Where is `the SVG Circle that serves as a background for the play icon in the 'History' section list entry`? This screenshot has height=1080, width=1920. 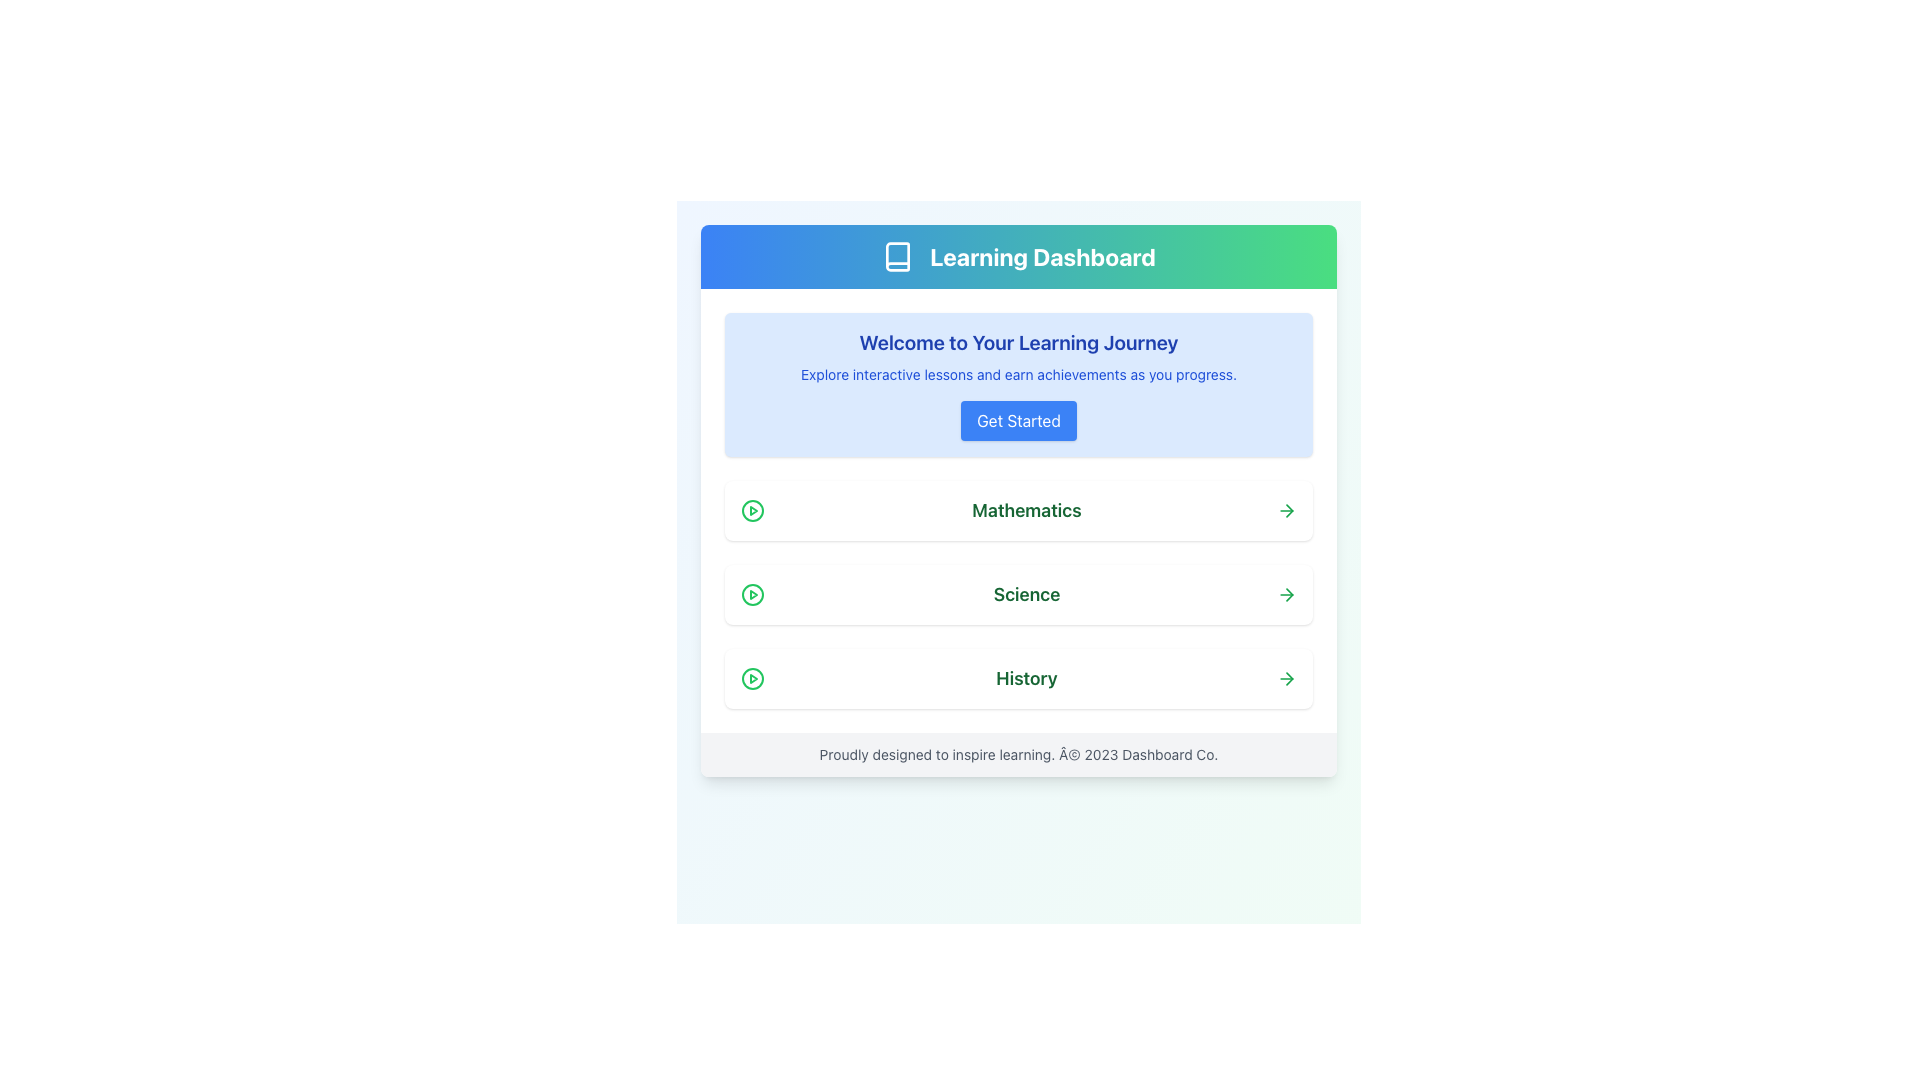 the SVG Circle that serves as a background for the play icon in the 'History' section list entry is located at coordinates (752, 677).